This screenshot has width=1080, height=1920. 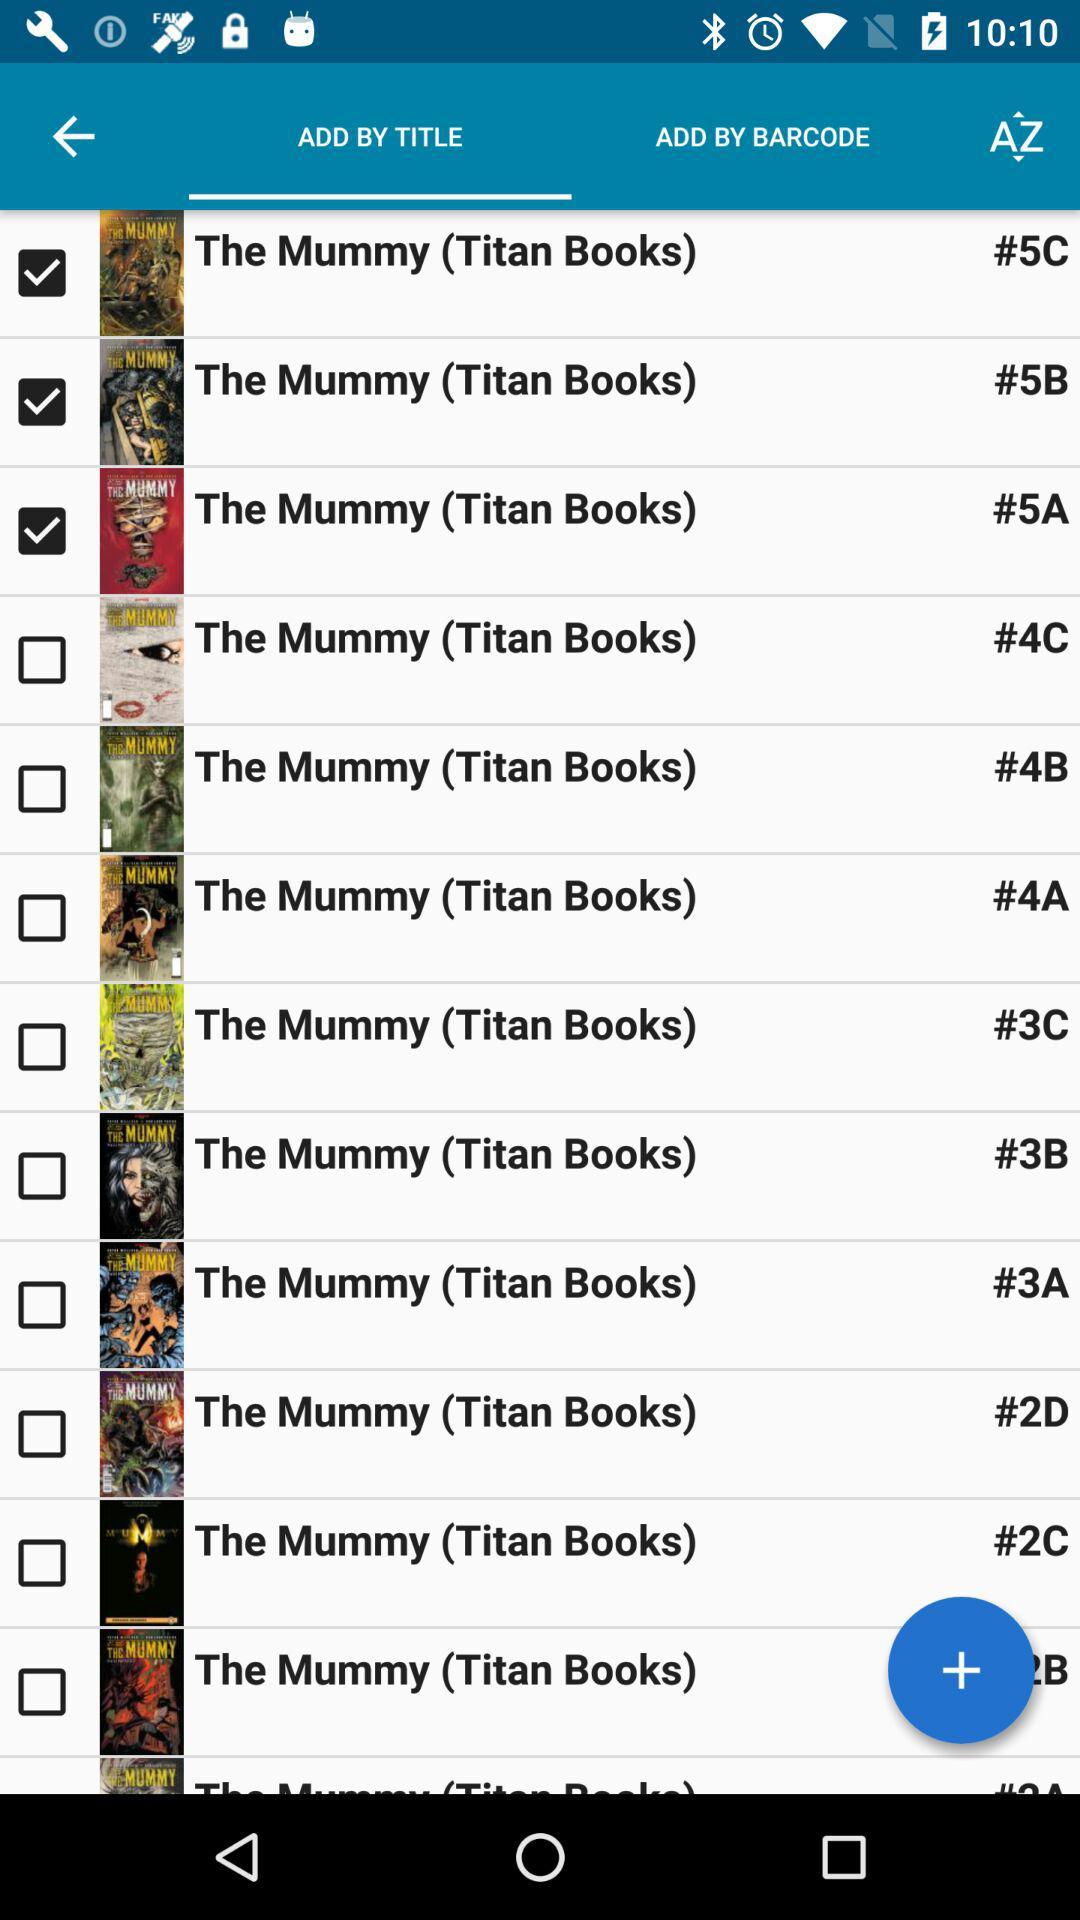 I want to click on option, so click(x=48, y=1433).